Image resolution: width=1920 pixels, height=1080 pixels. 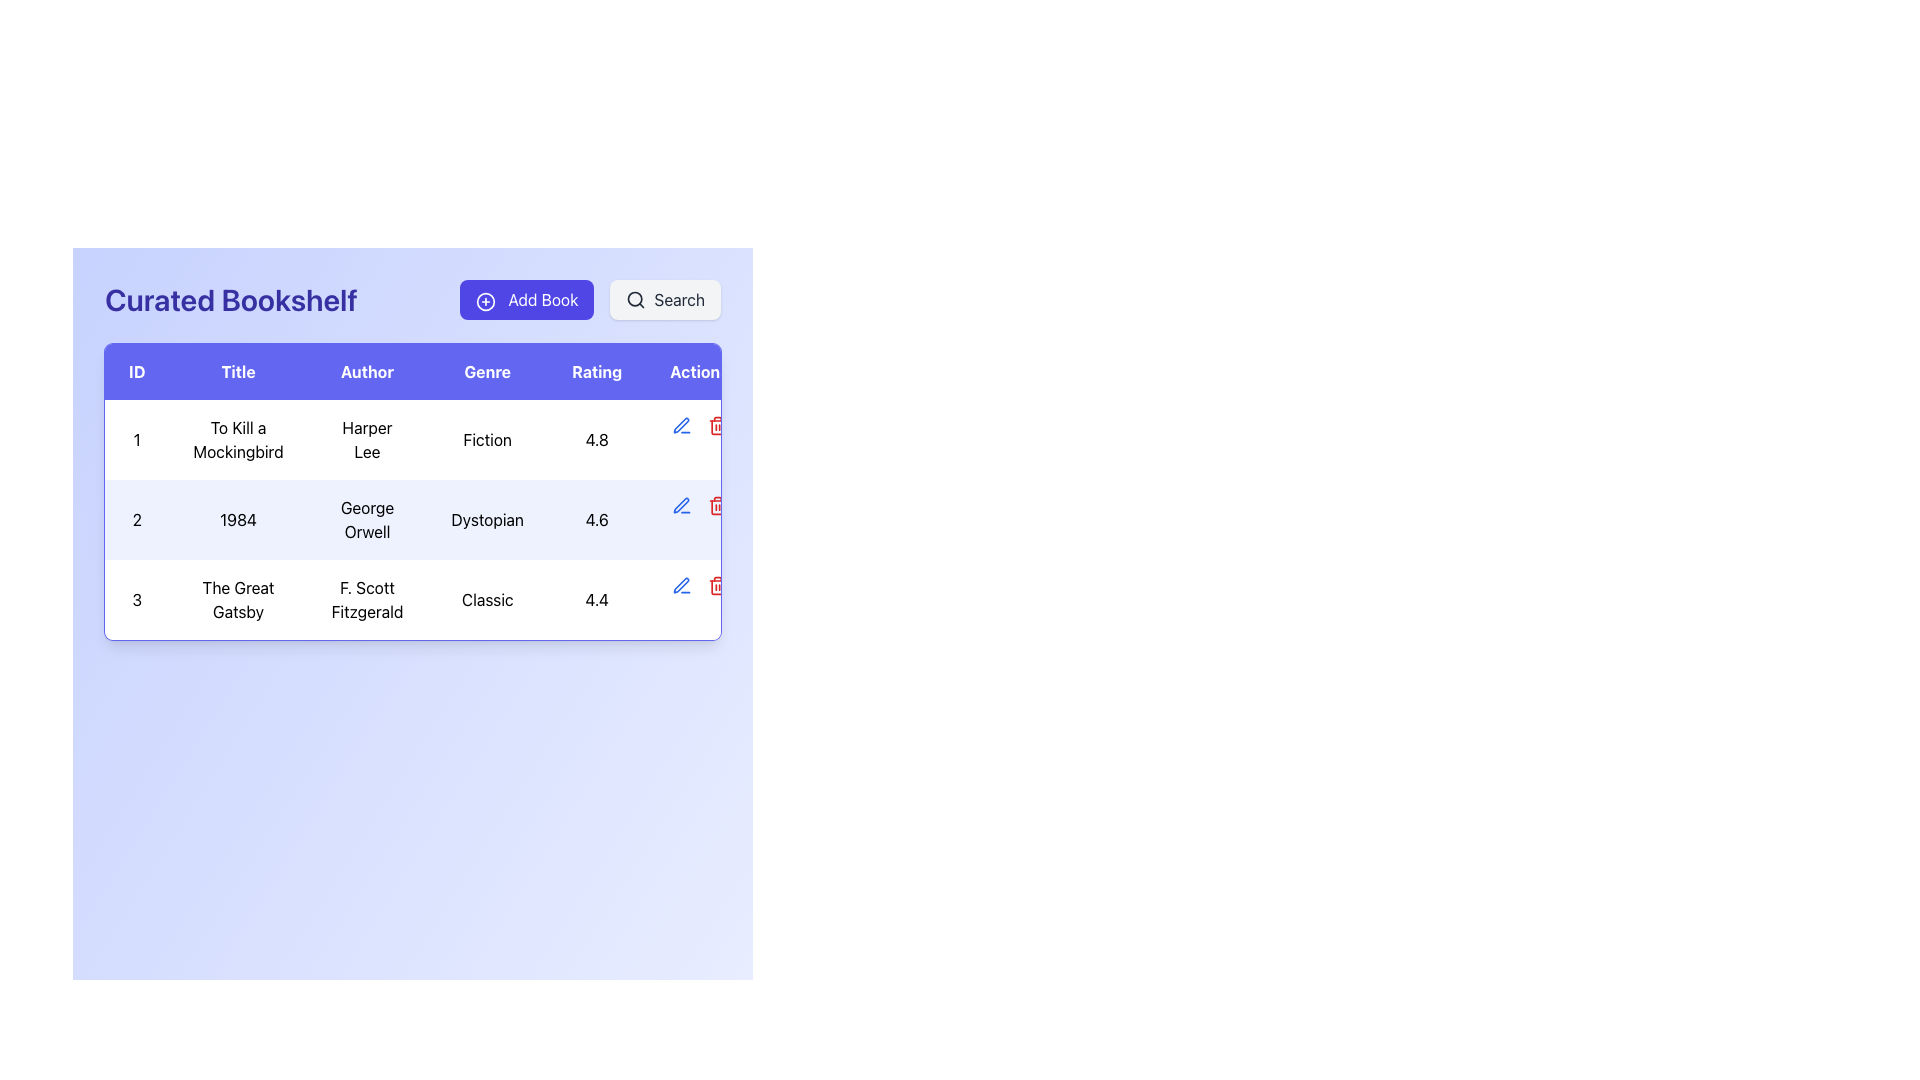 What do you see at coordinates (367, 438) in the screenshot?
I see `the Text Label that indicates the author of 'To Kill a Mockingbird' located in the first row and third column of the table` at bounding box center [367, 438].